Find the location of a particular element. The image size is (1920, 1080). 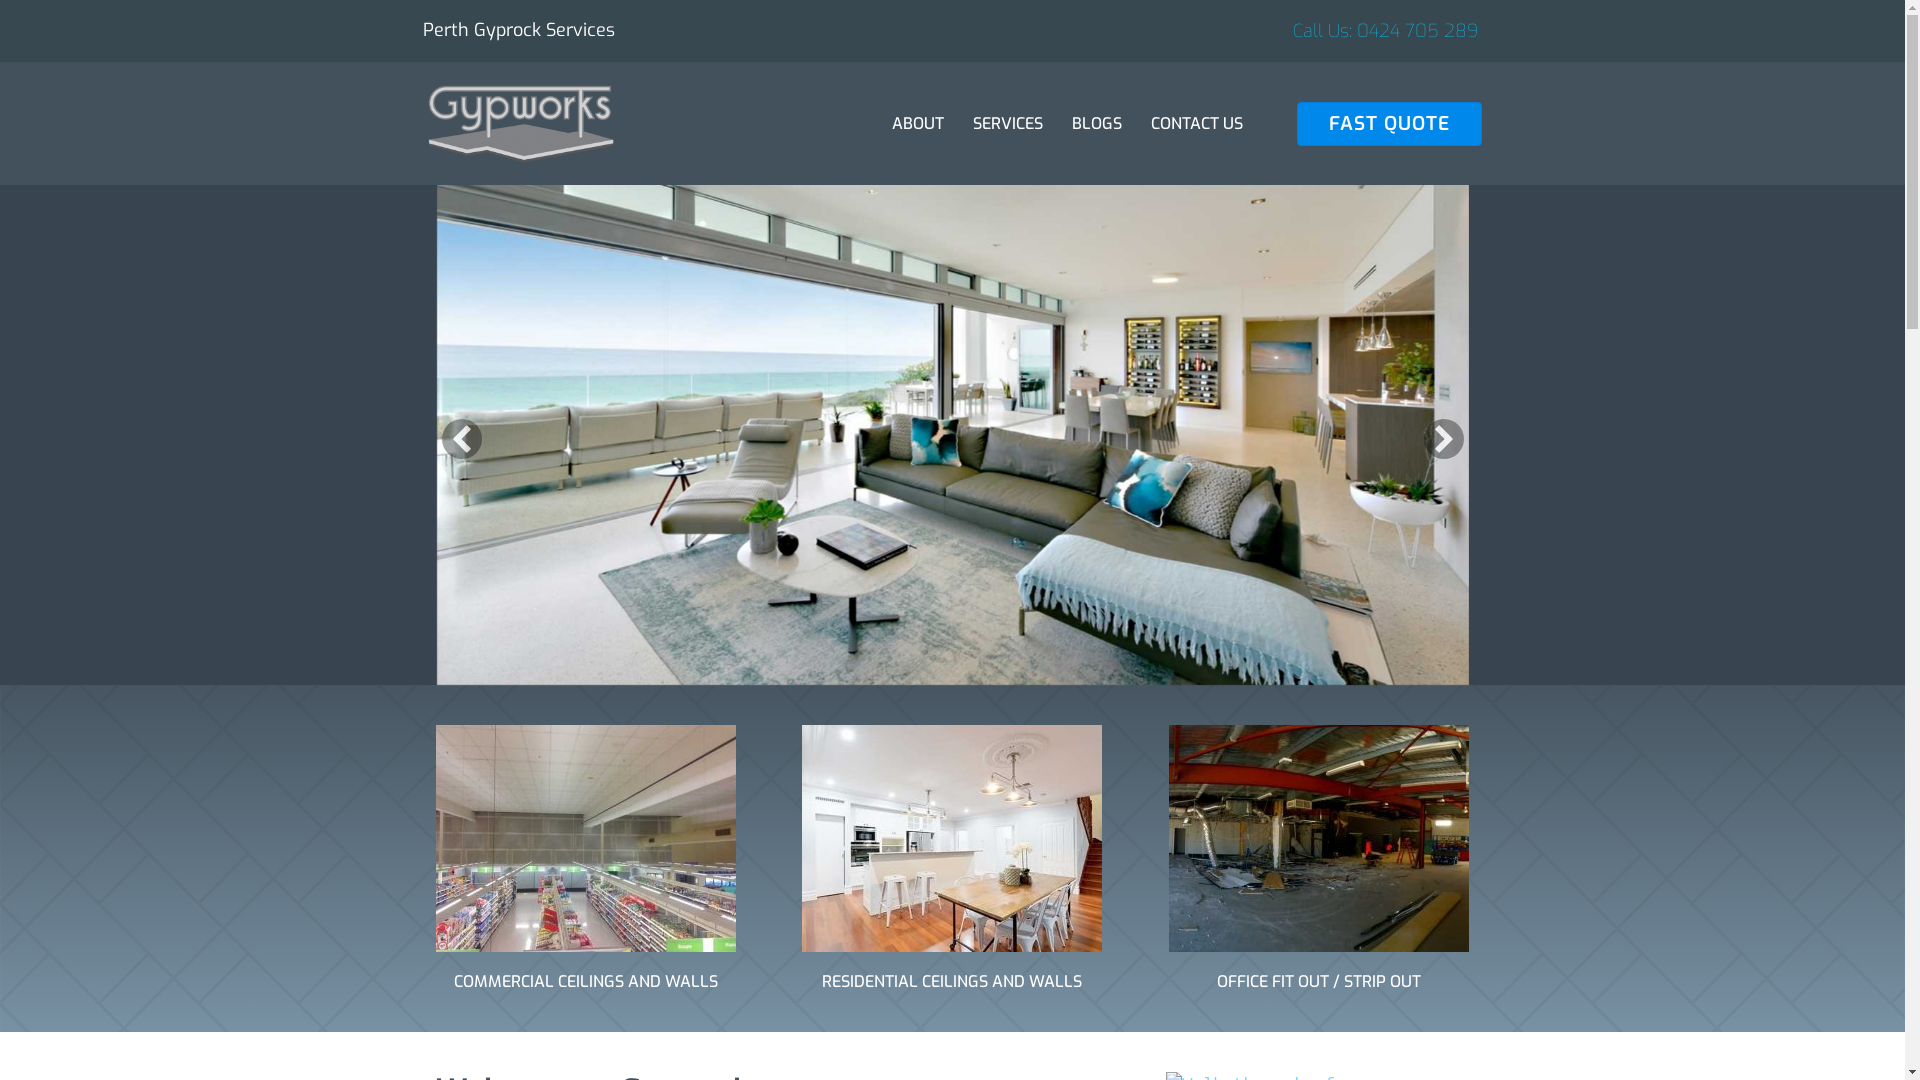

'CONTACT US' is located at coordinates (1196, 123).